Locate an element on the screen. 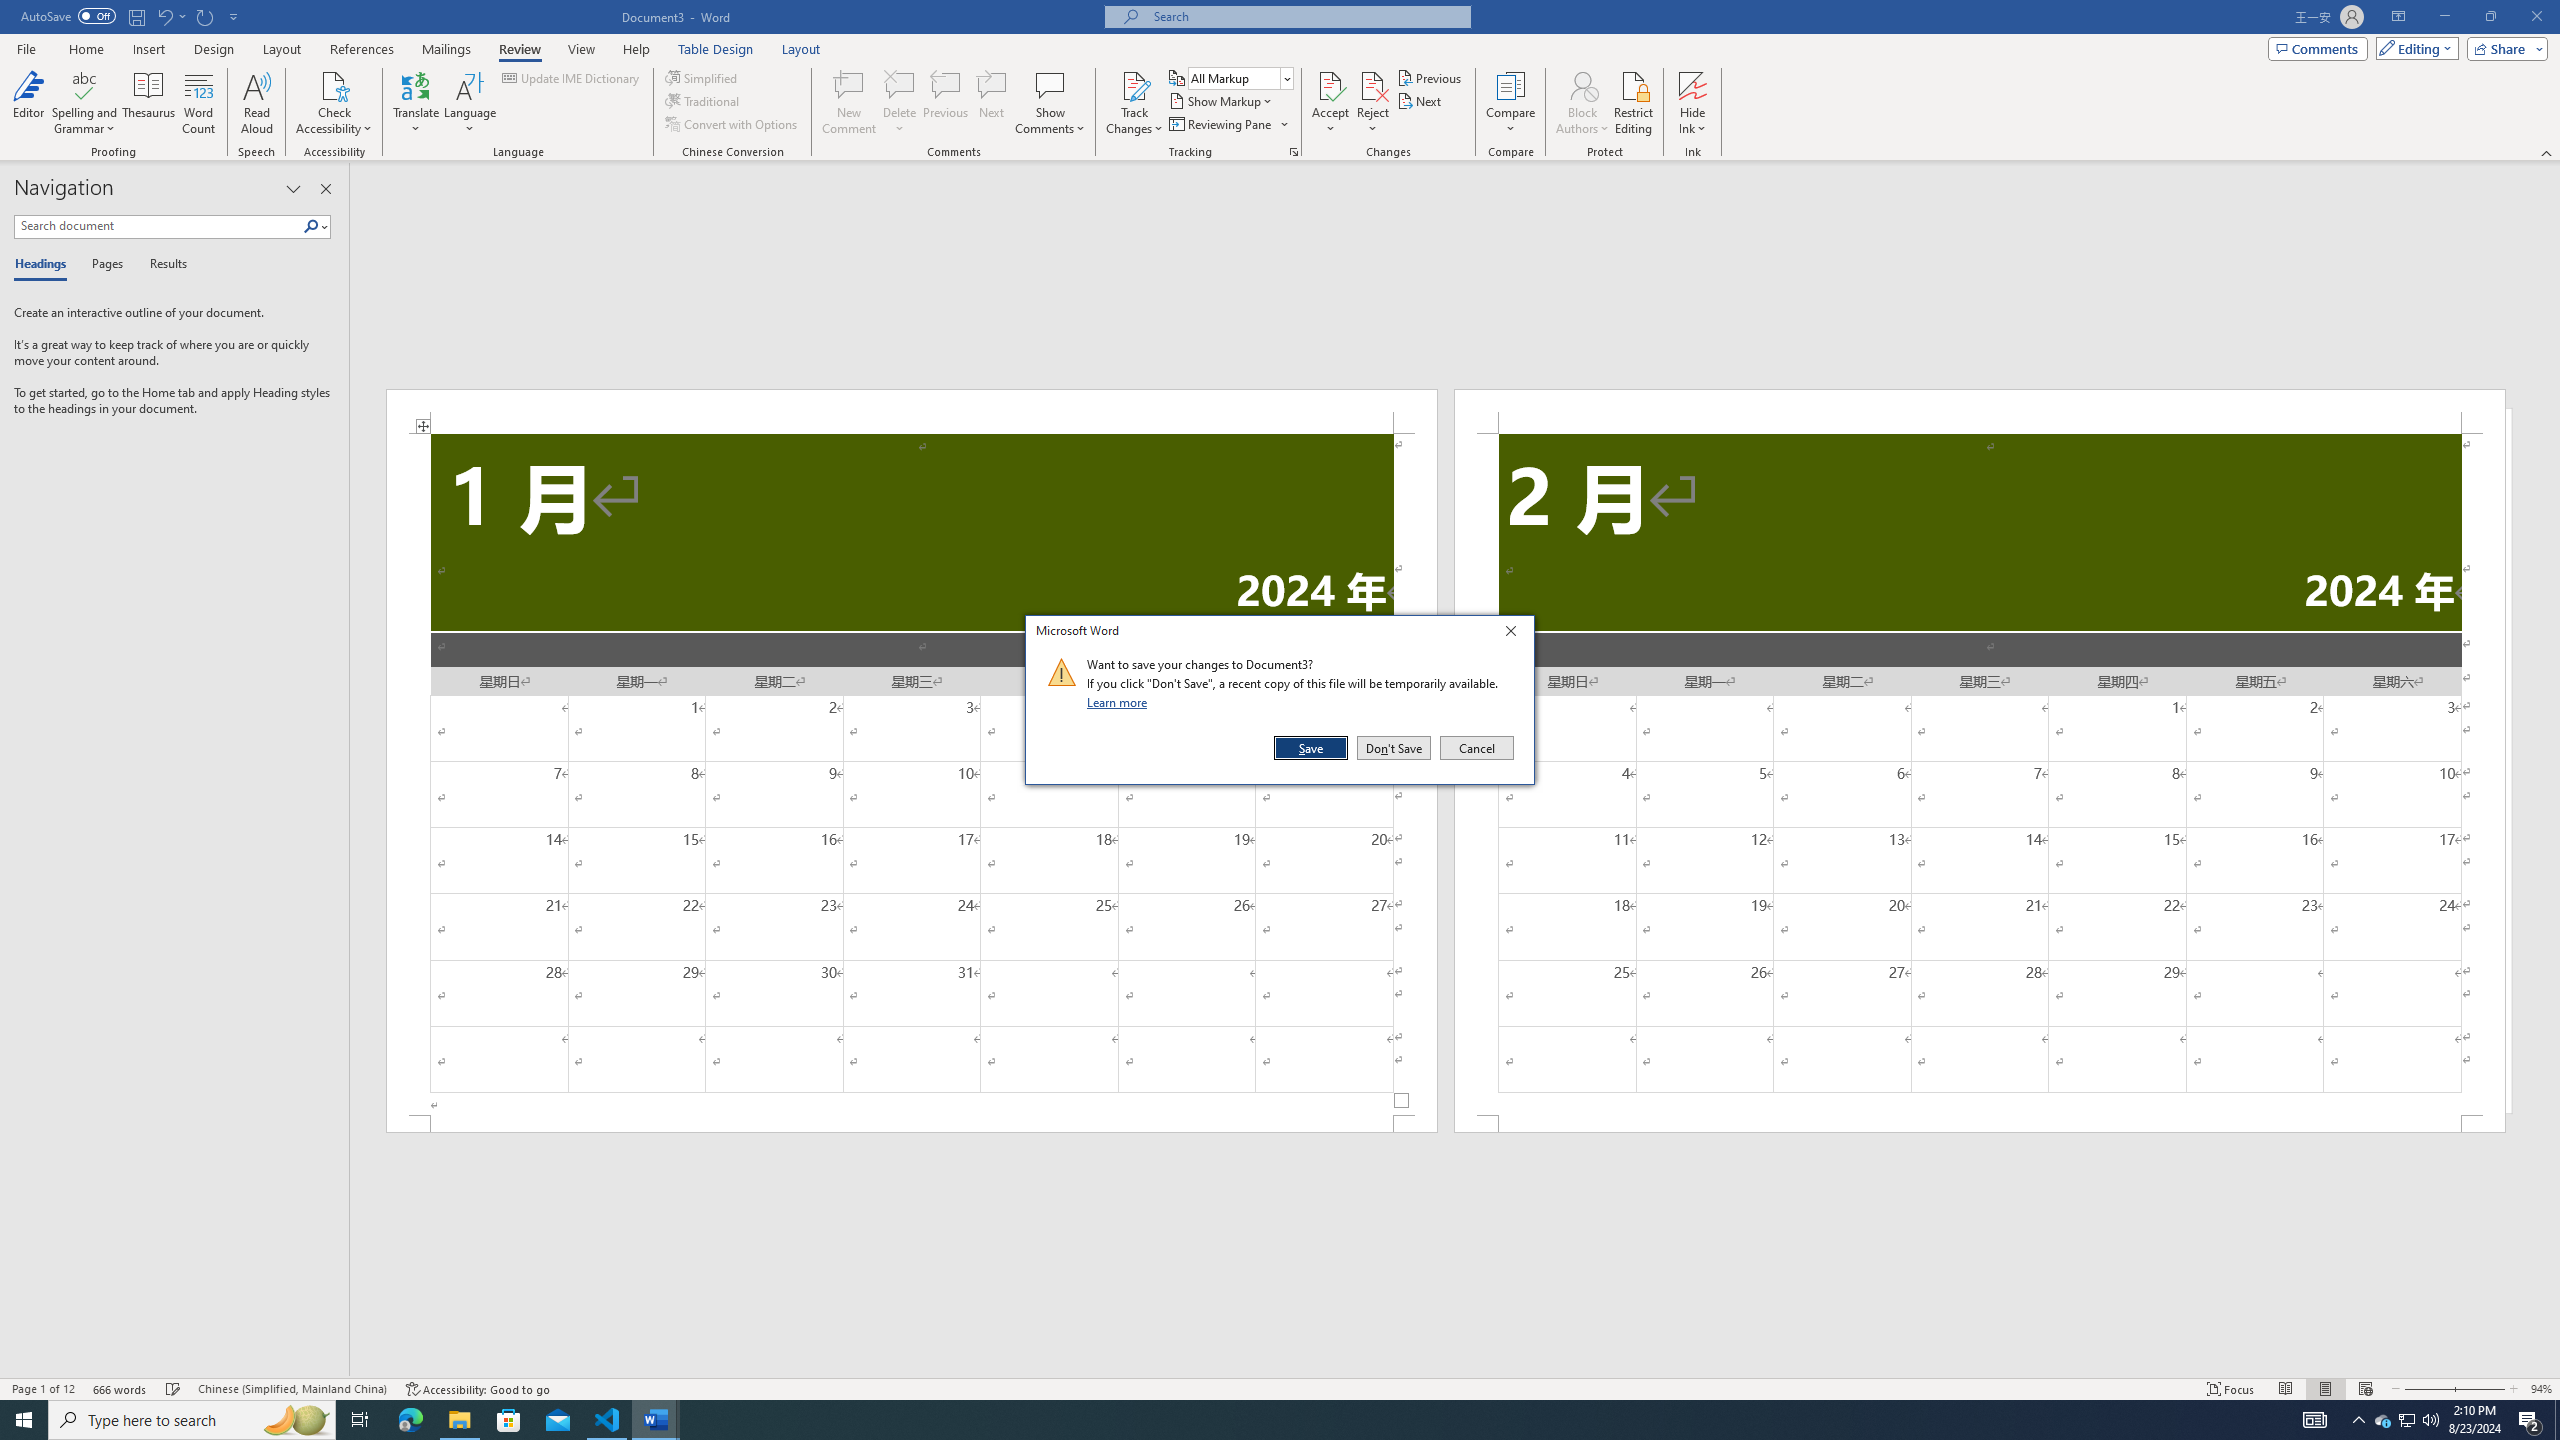  'Headings' is located at coordinates (44, 264).